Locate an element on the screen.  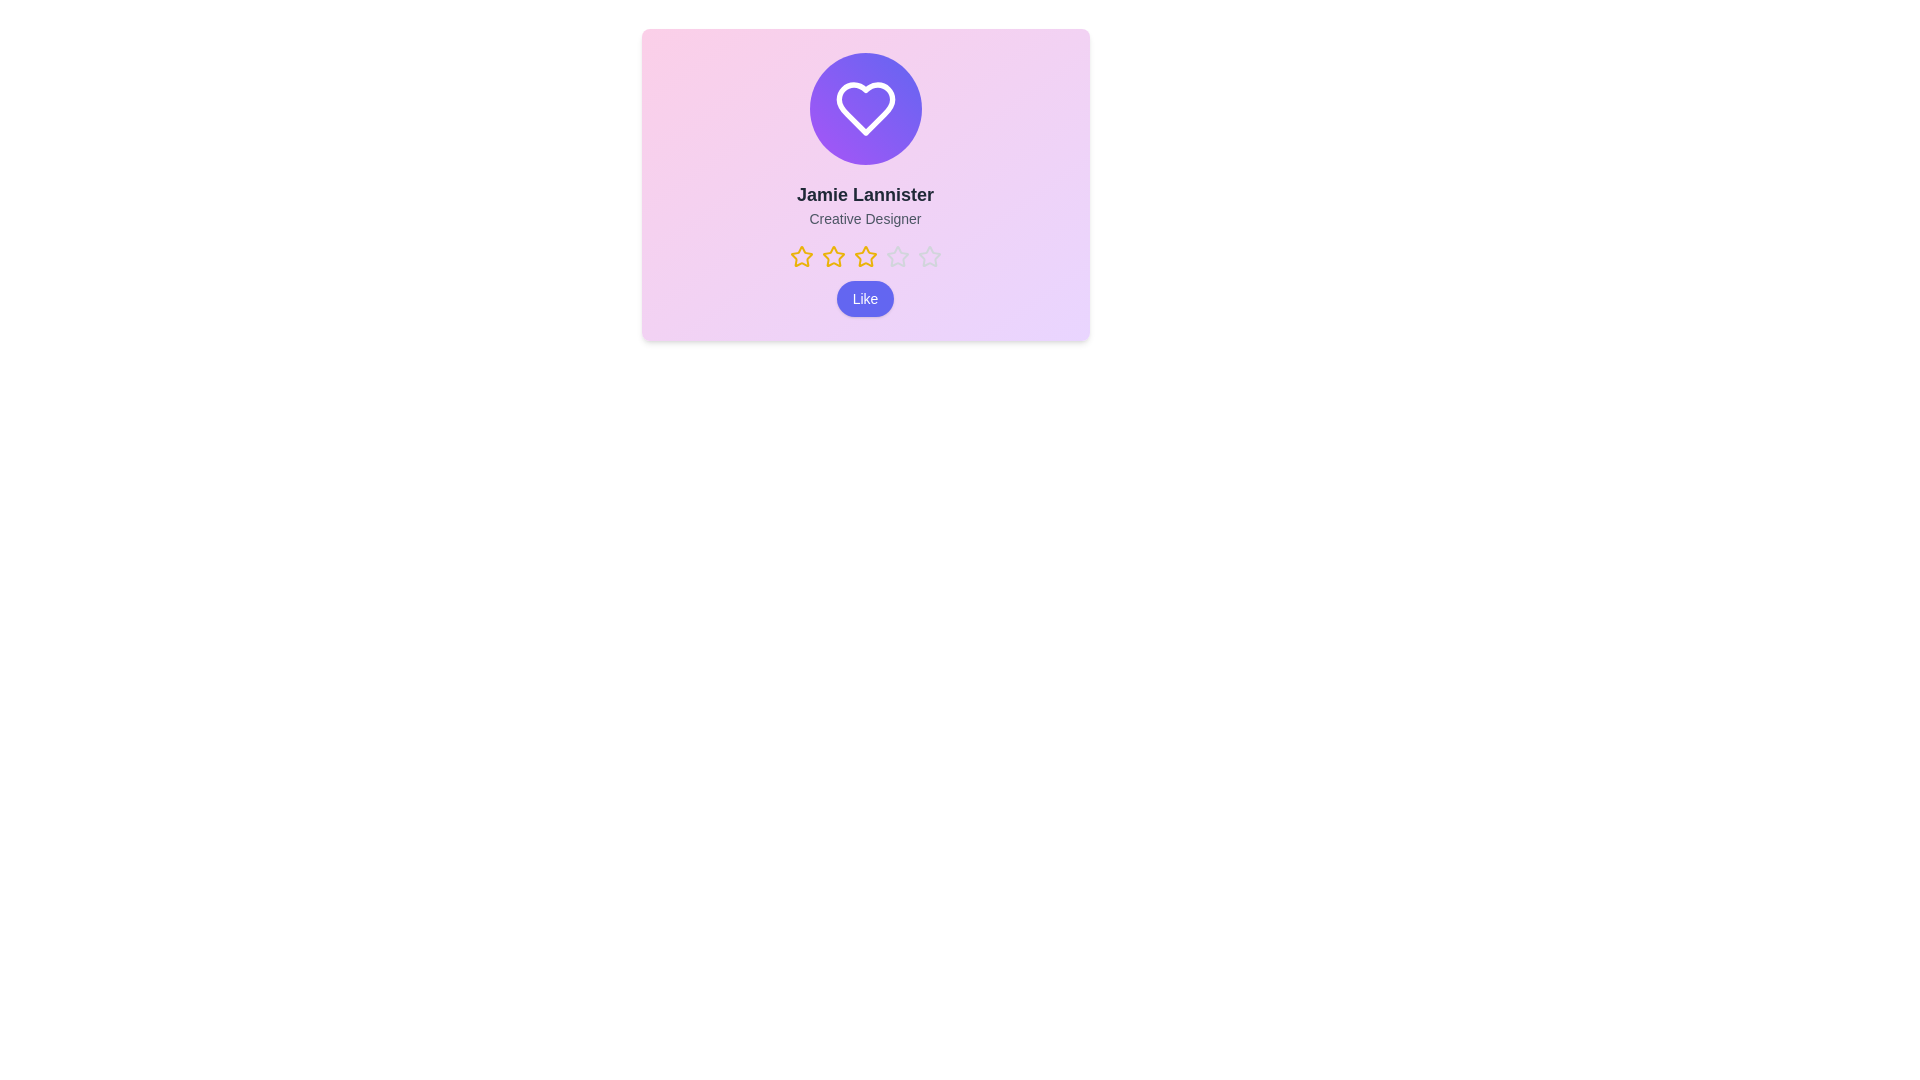
the third star icon in the rating indicator positioned below the text label 'Jamie Lannister, Creative Designer' and above the 'Like' button is located at coordinates (833, 256).